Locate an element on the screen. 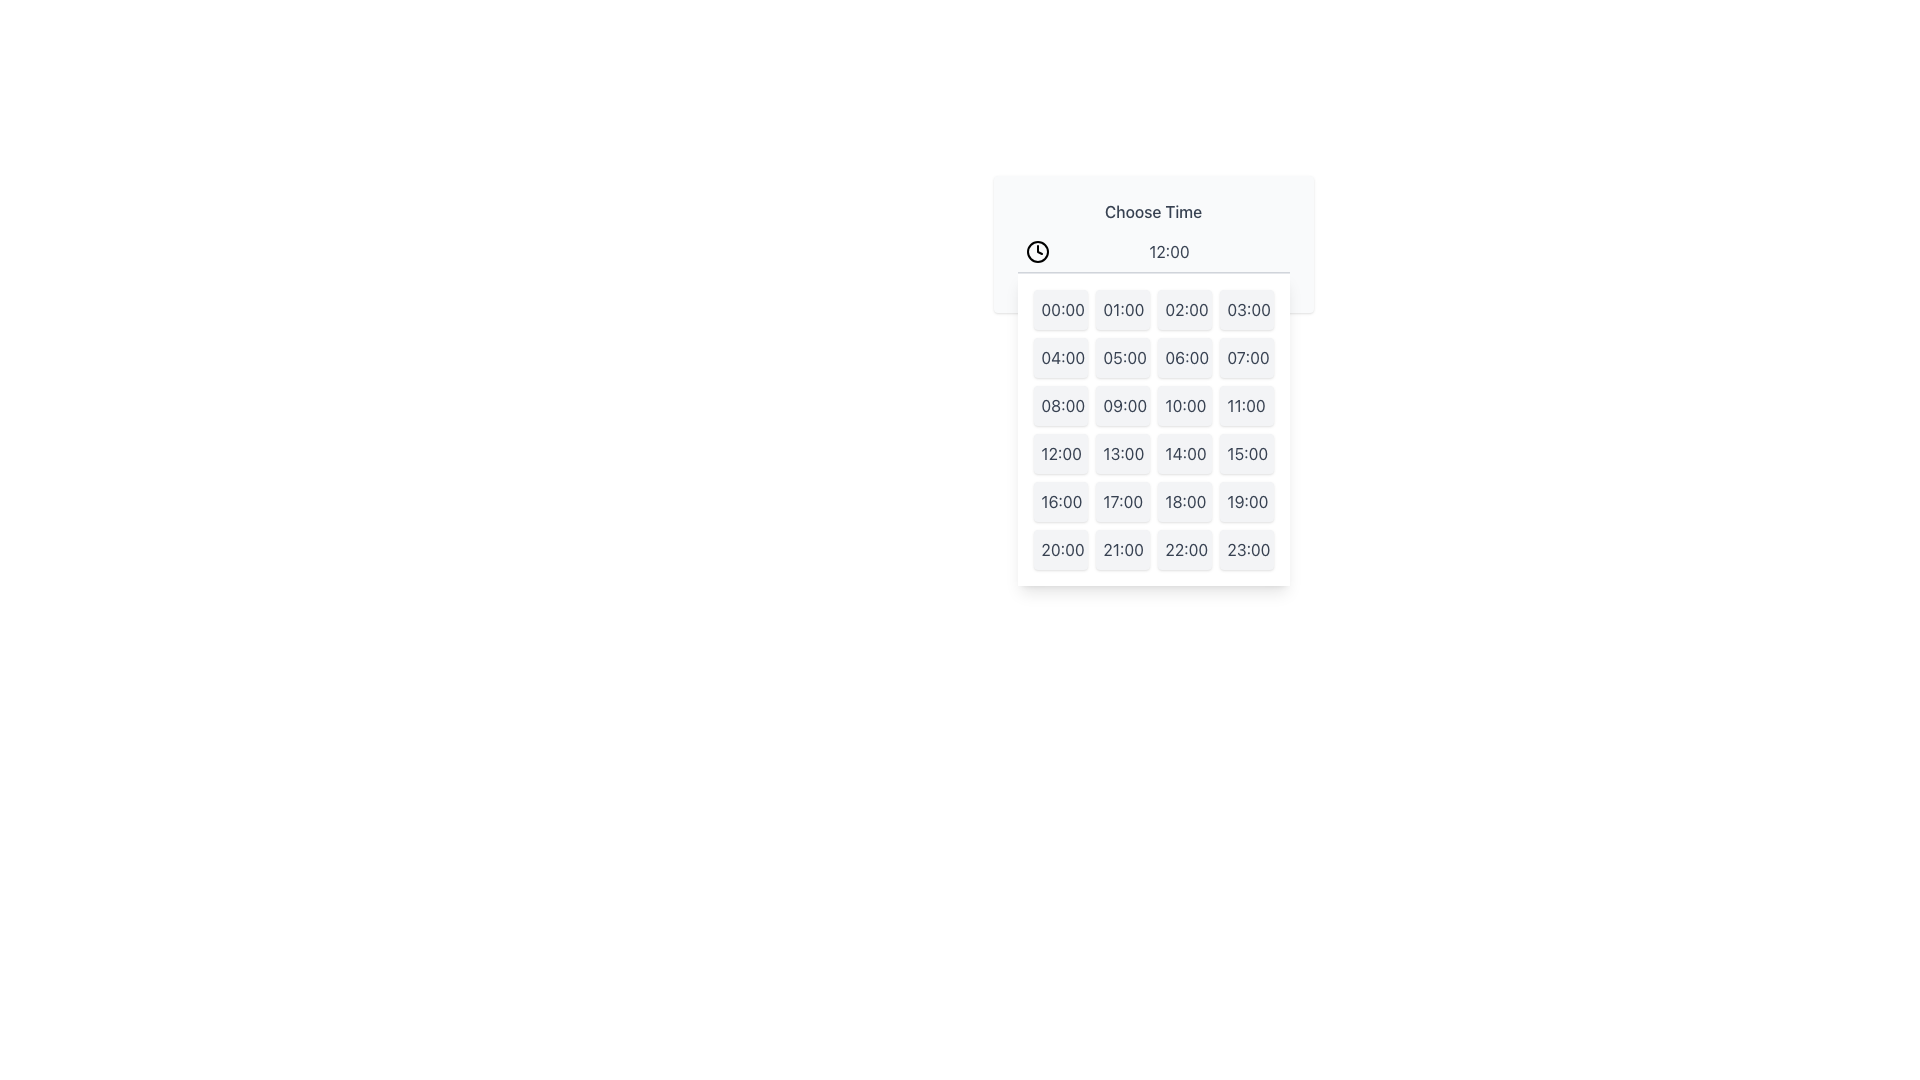  the '16:00' button in the dropdown menu is located at coordinates (1059, 500).